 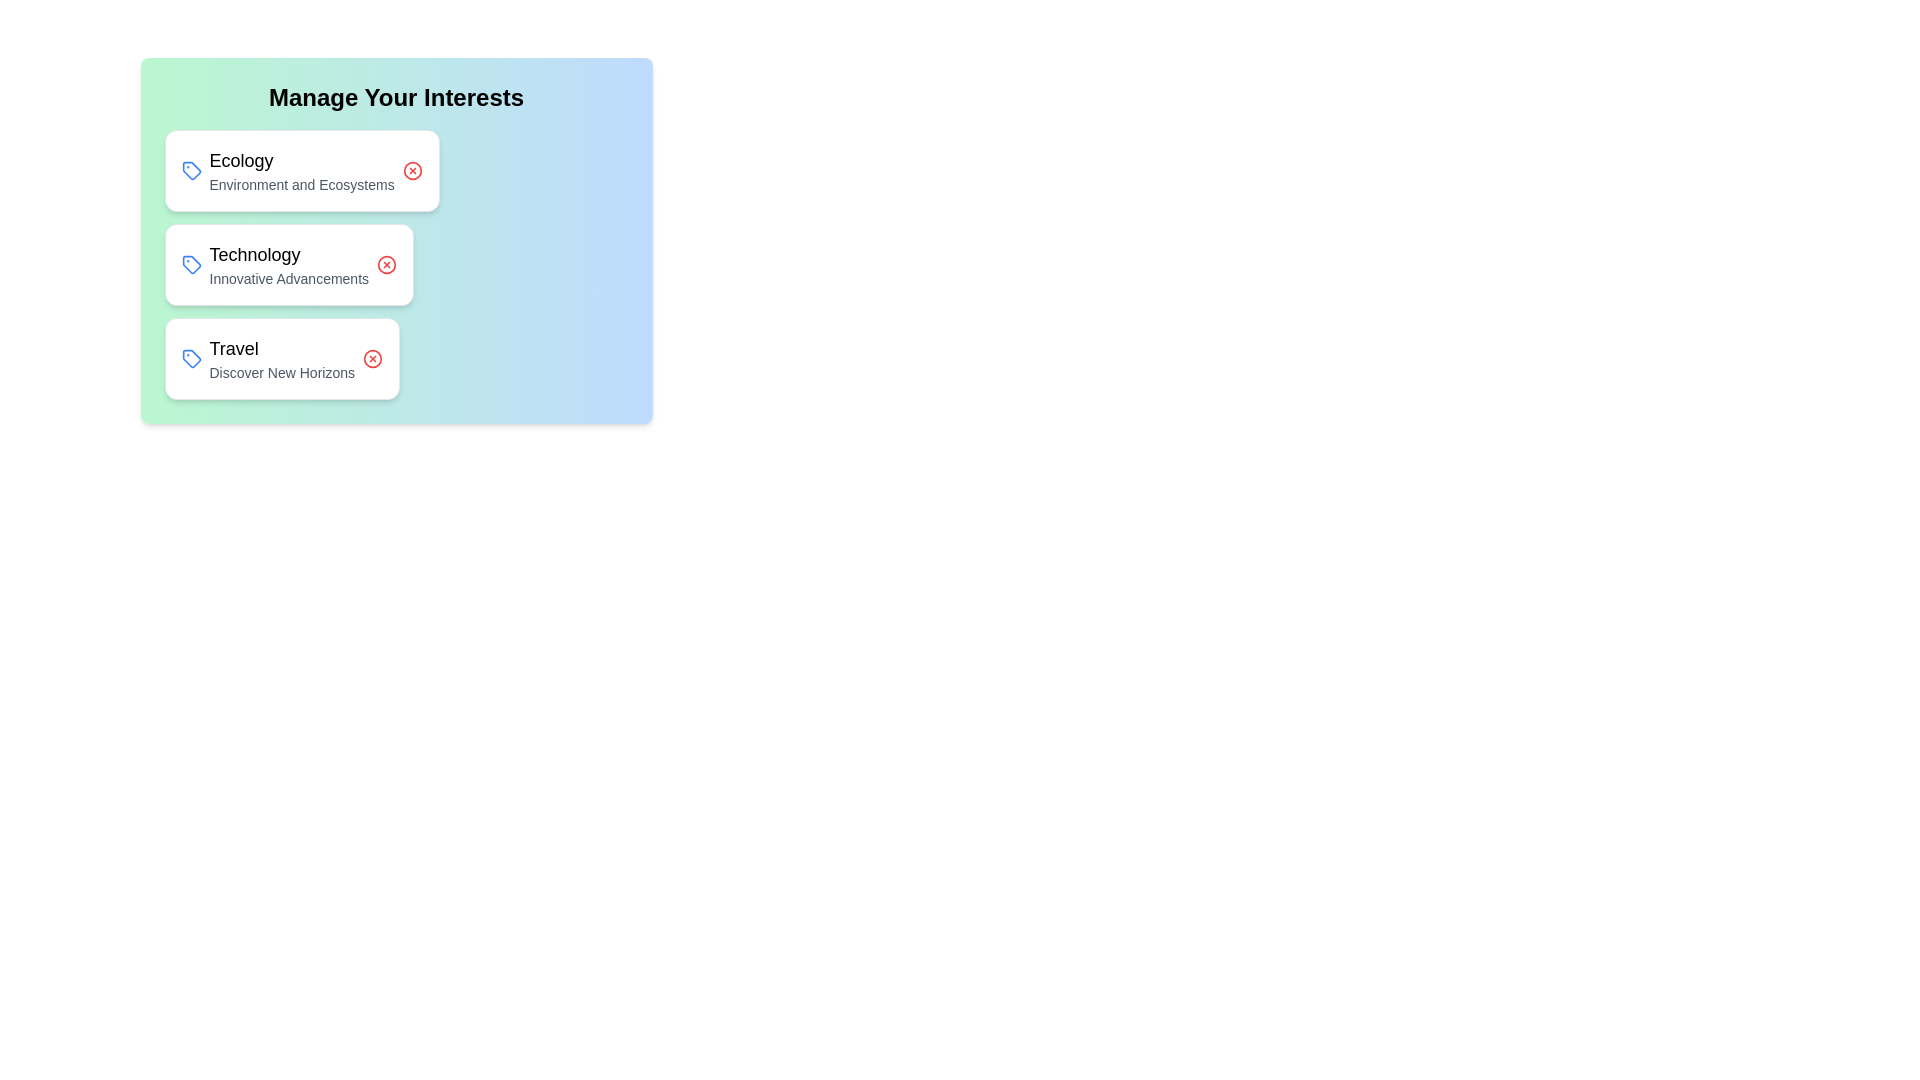 What do you see at coordinates (287, 264) in the screenshot?
I see `the chip labeled Technology to observe the hover effect` at bounding box center [287, 264].